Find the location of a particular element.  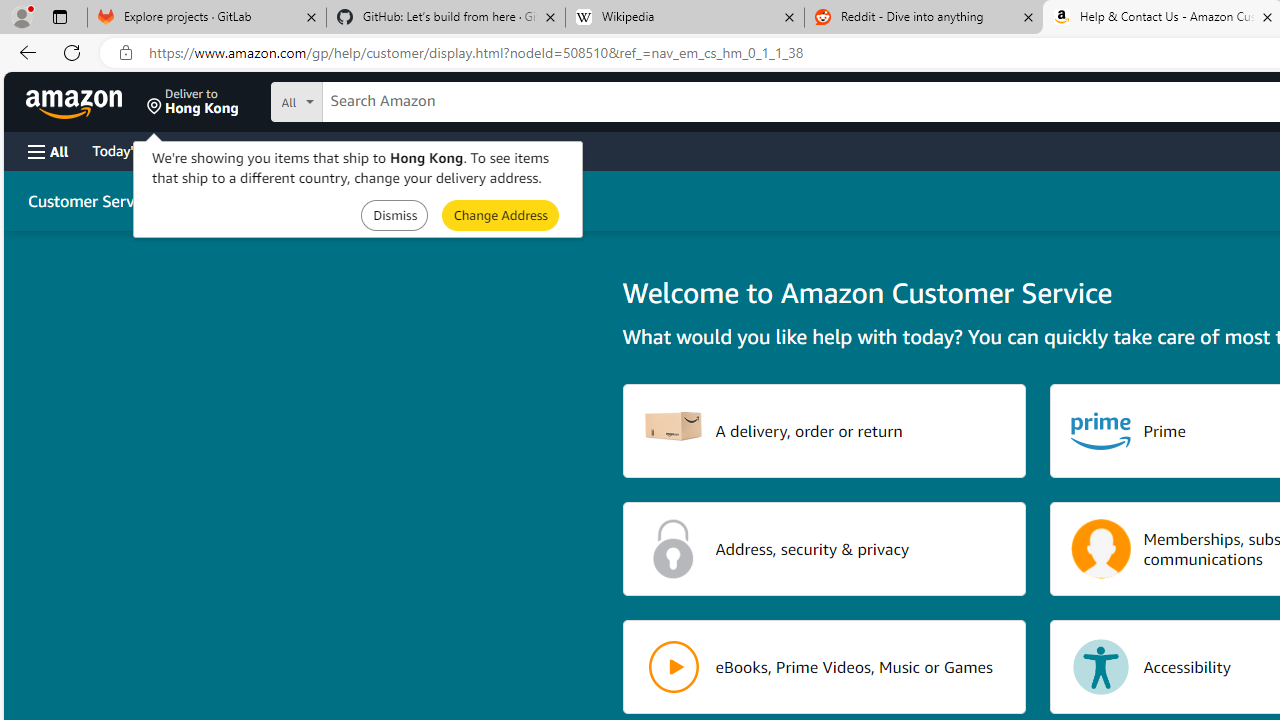

'eBooks, Prime Videos, Music or Games' is located at coordinates (824, 667).